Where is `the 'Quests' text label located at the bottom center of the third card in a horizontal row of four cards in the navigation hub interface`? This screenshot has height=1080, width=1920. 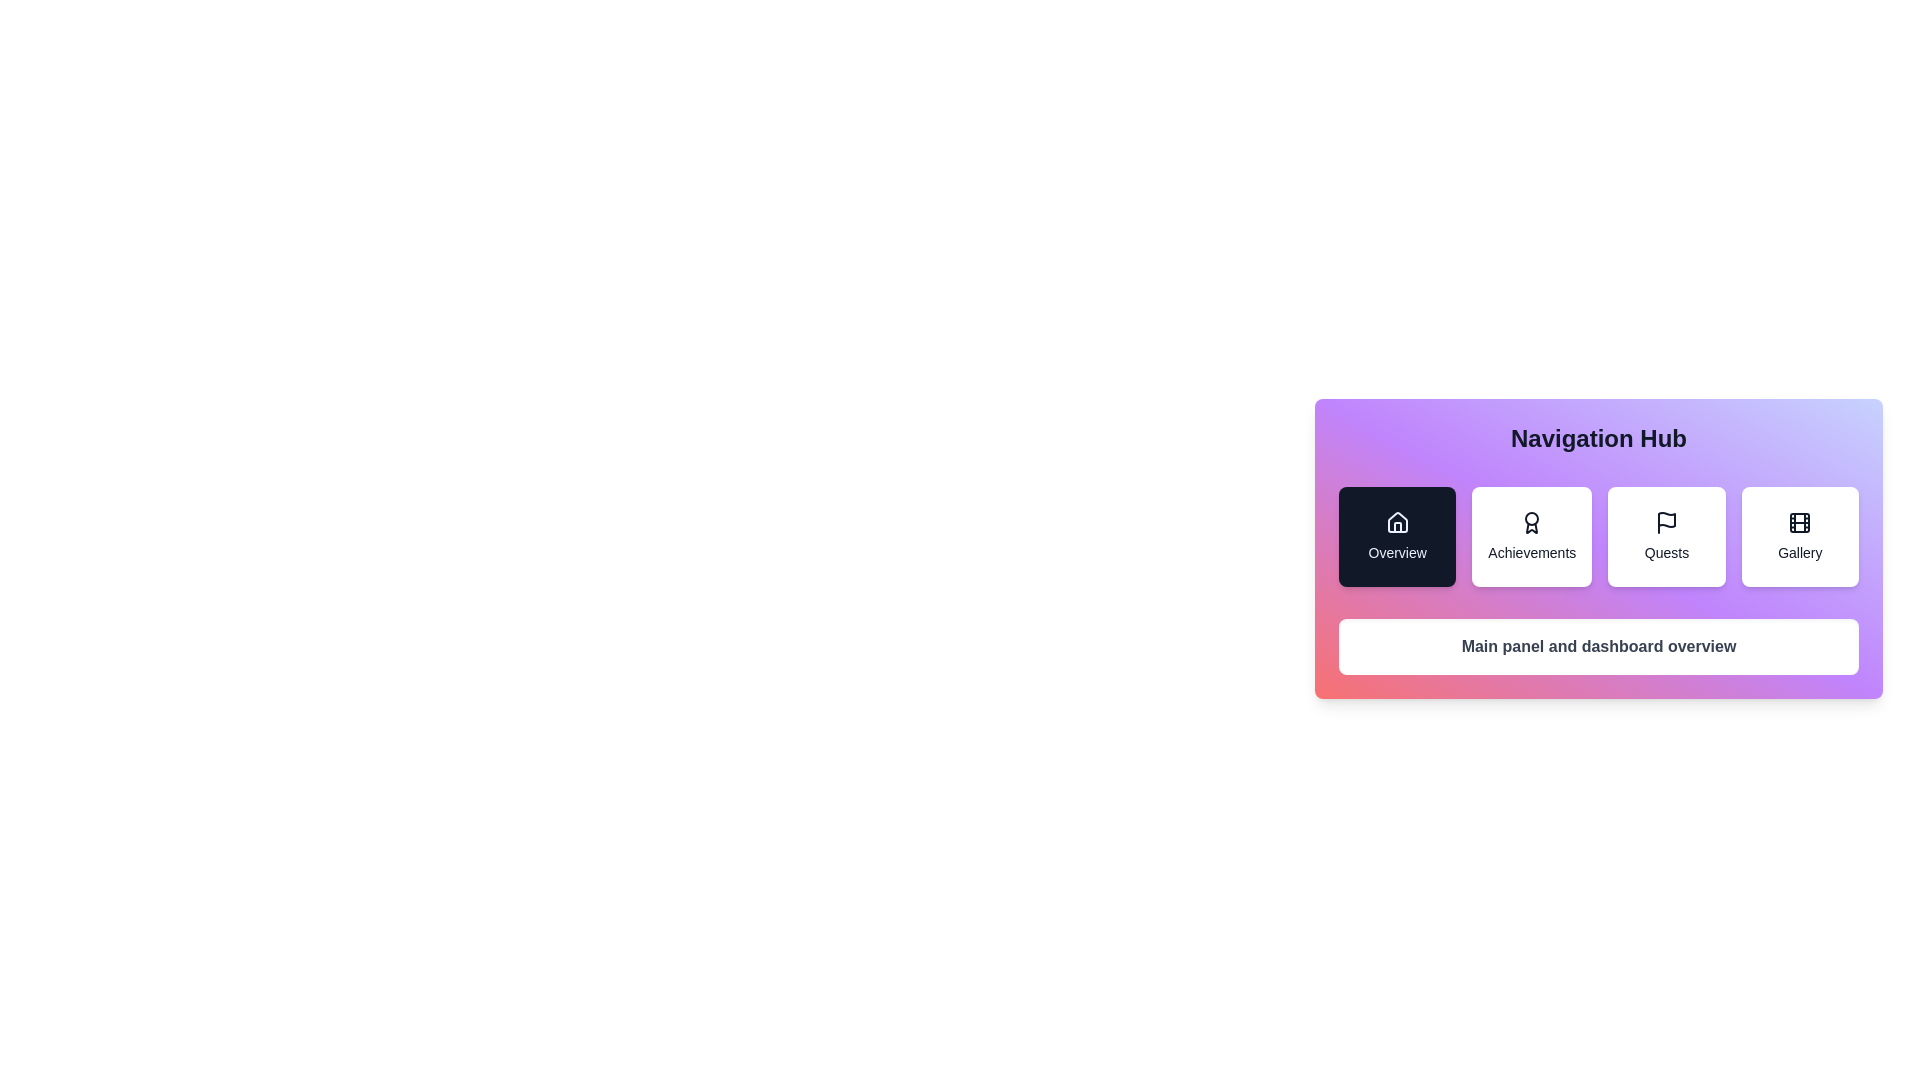 the 'Quests' text label located at the bottom center of the third card in a horizontal row of four cards in the navigation hub interface is located at coordinates (1666, 552).